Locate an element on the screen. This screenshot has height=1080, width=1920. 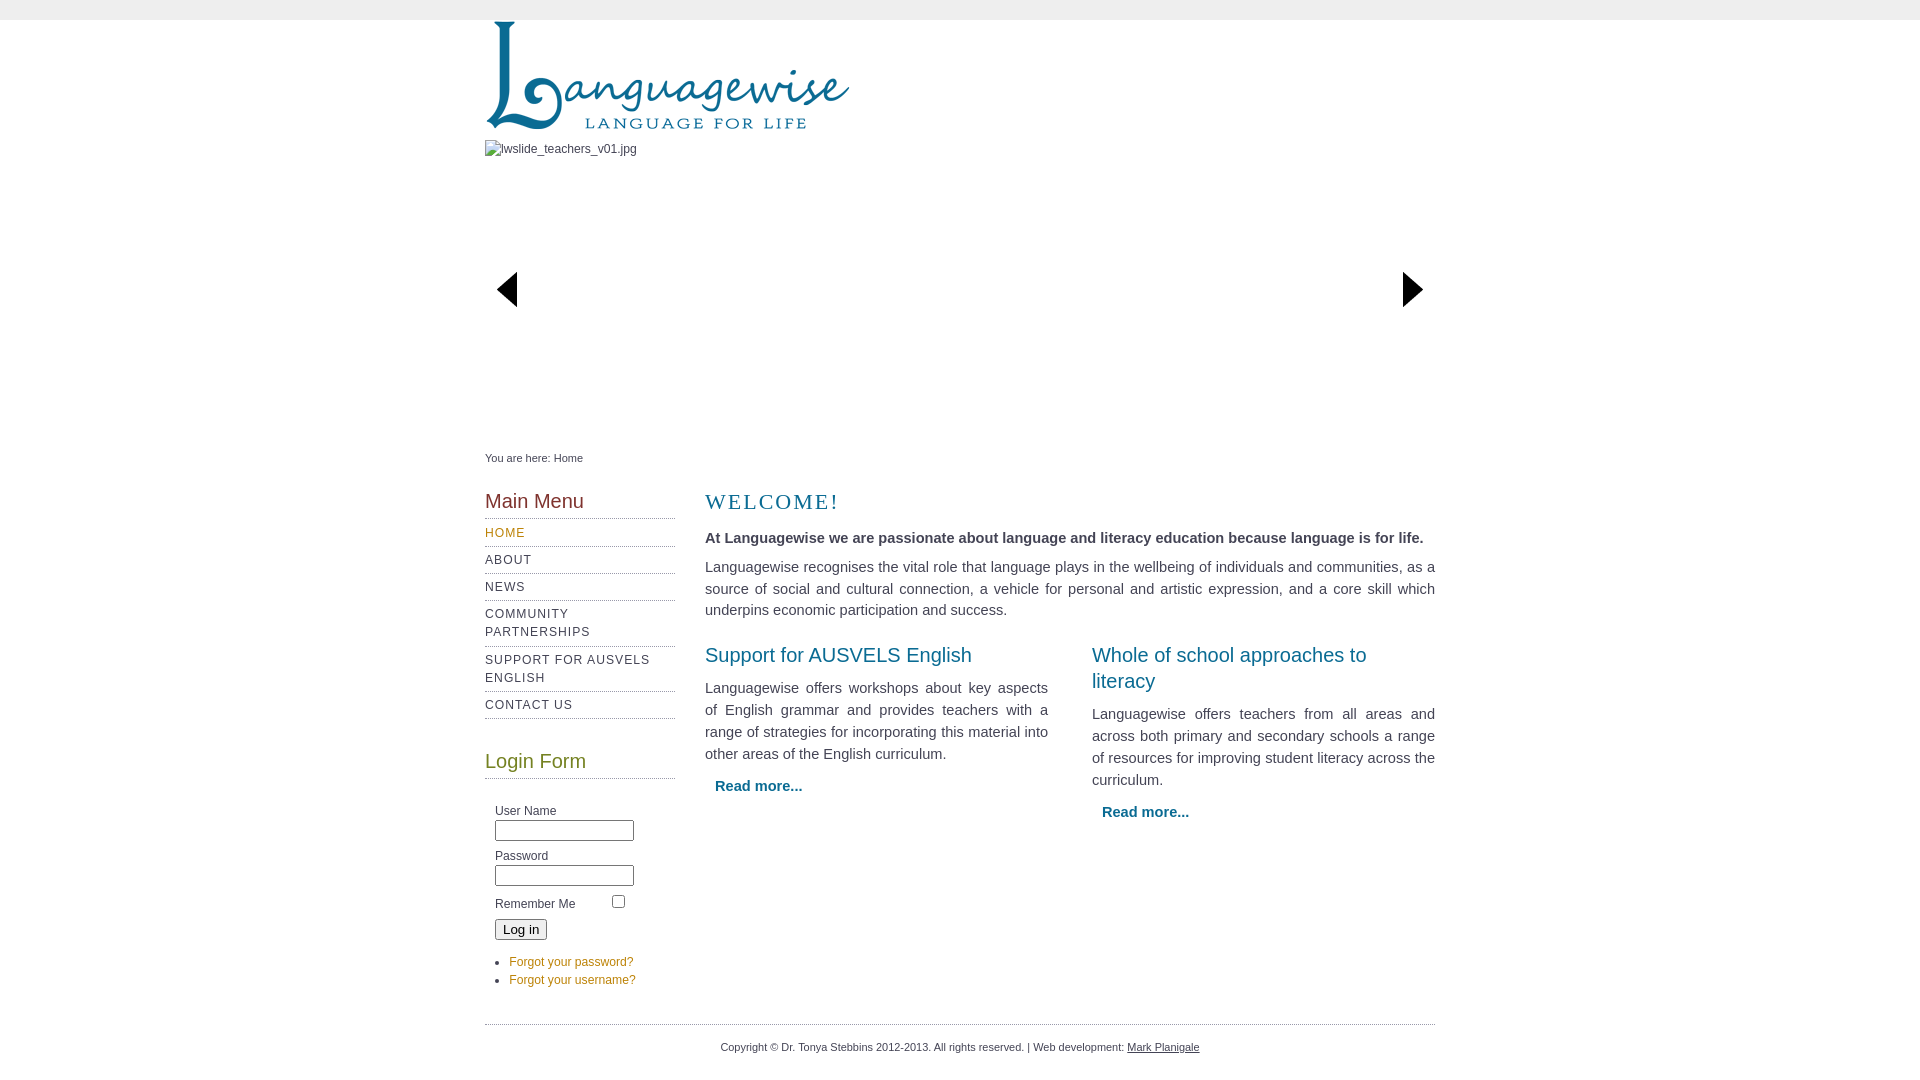
'Support for AUSVELS English' is located at coordinates (838, 655).